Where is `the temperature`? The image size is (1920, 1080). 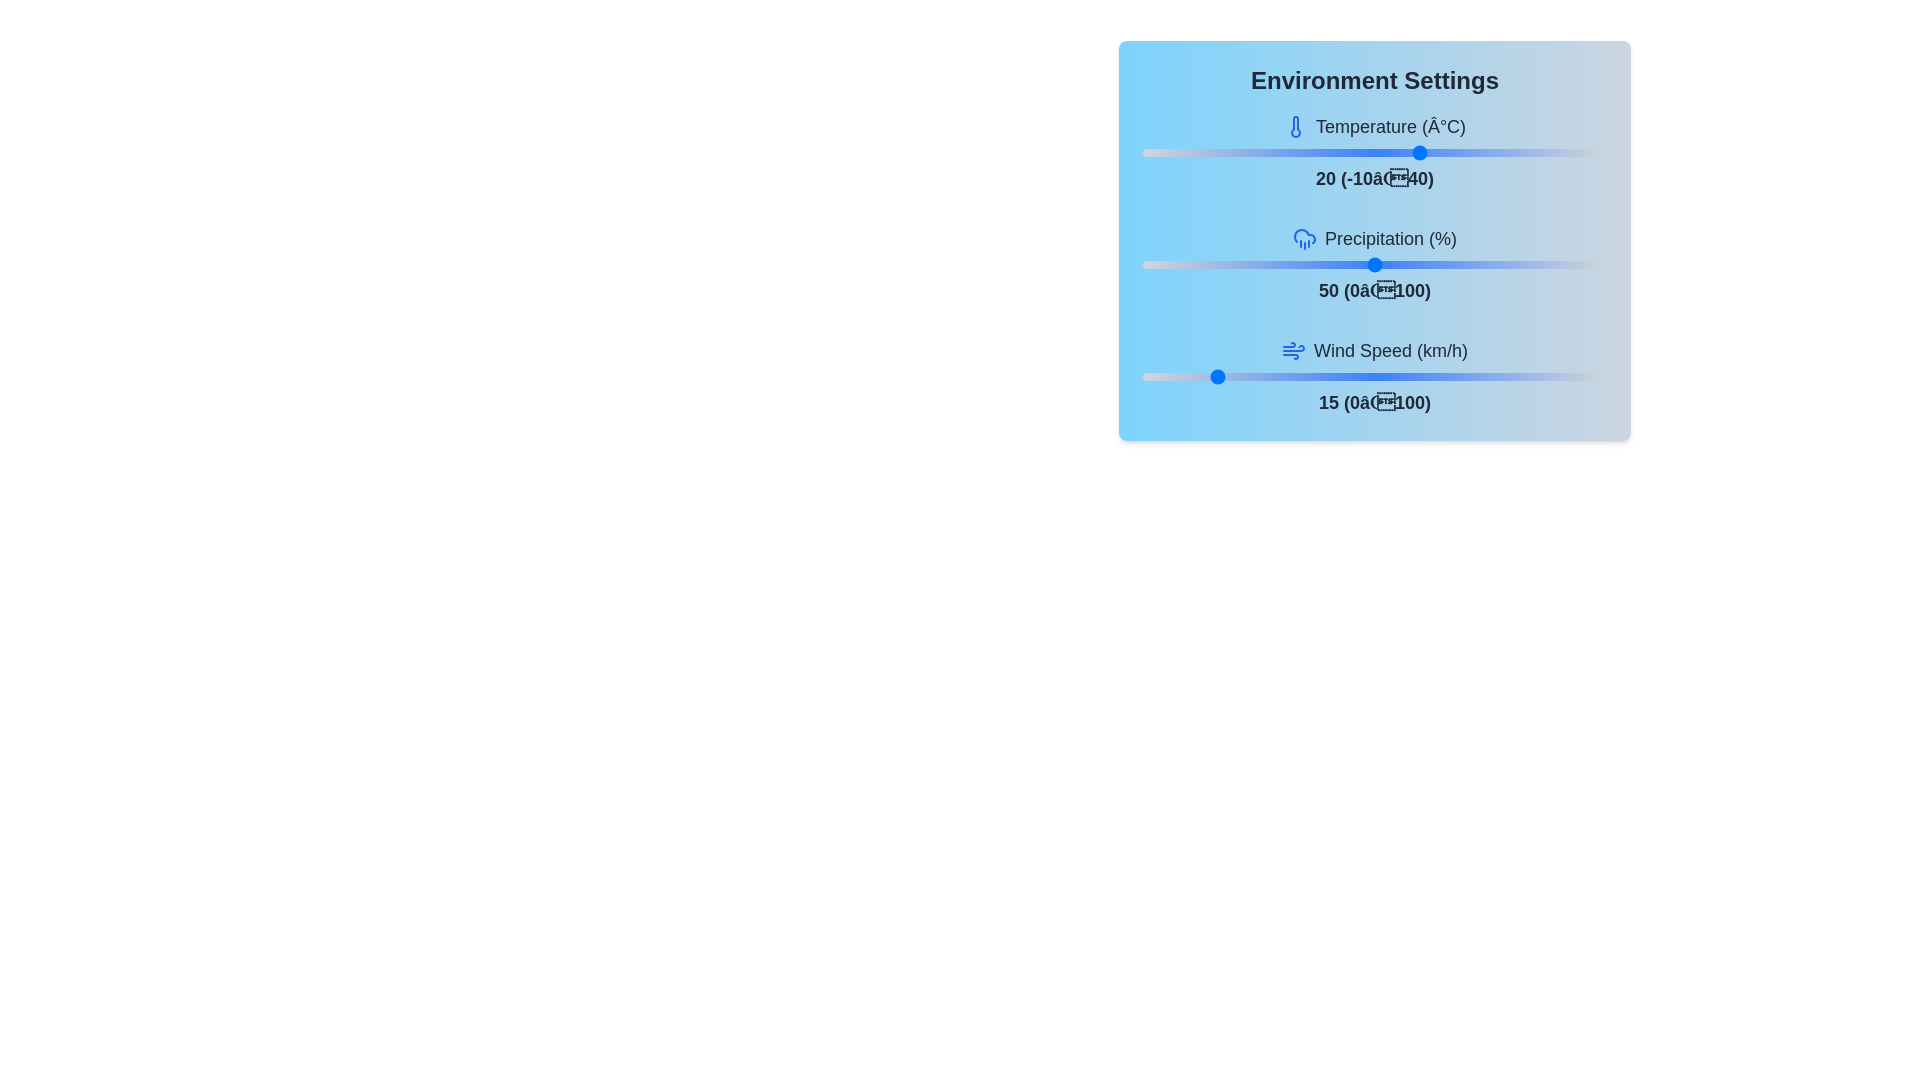 the temperature is located at coordinates (1467, 152).